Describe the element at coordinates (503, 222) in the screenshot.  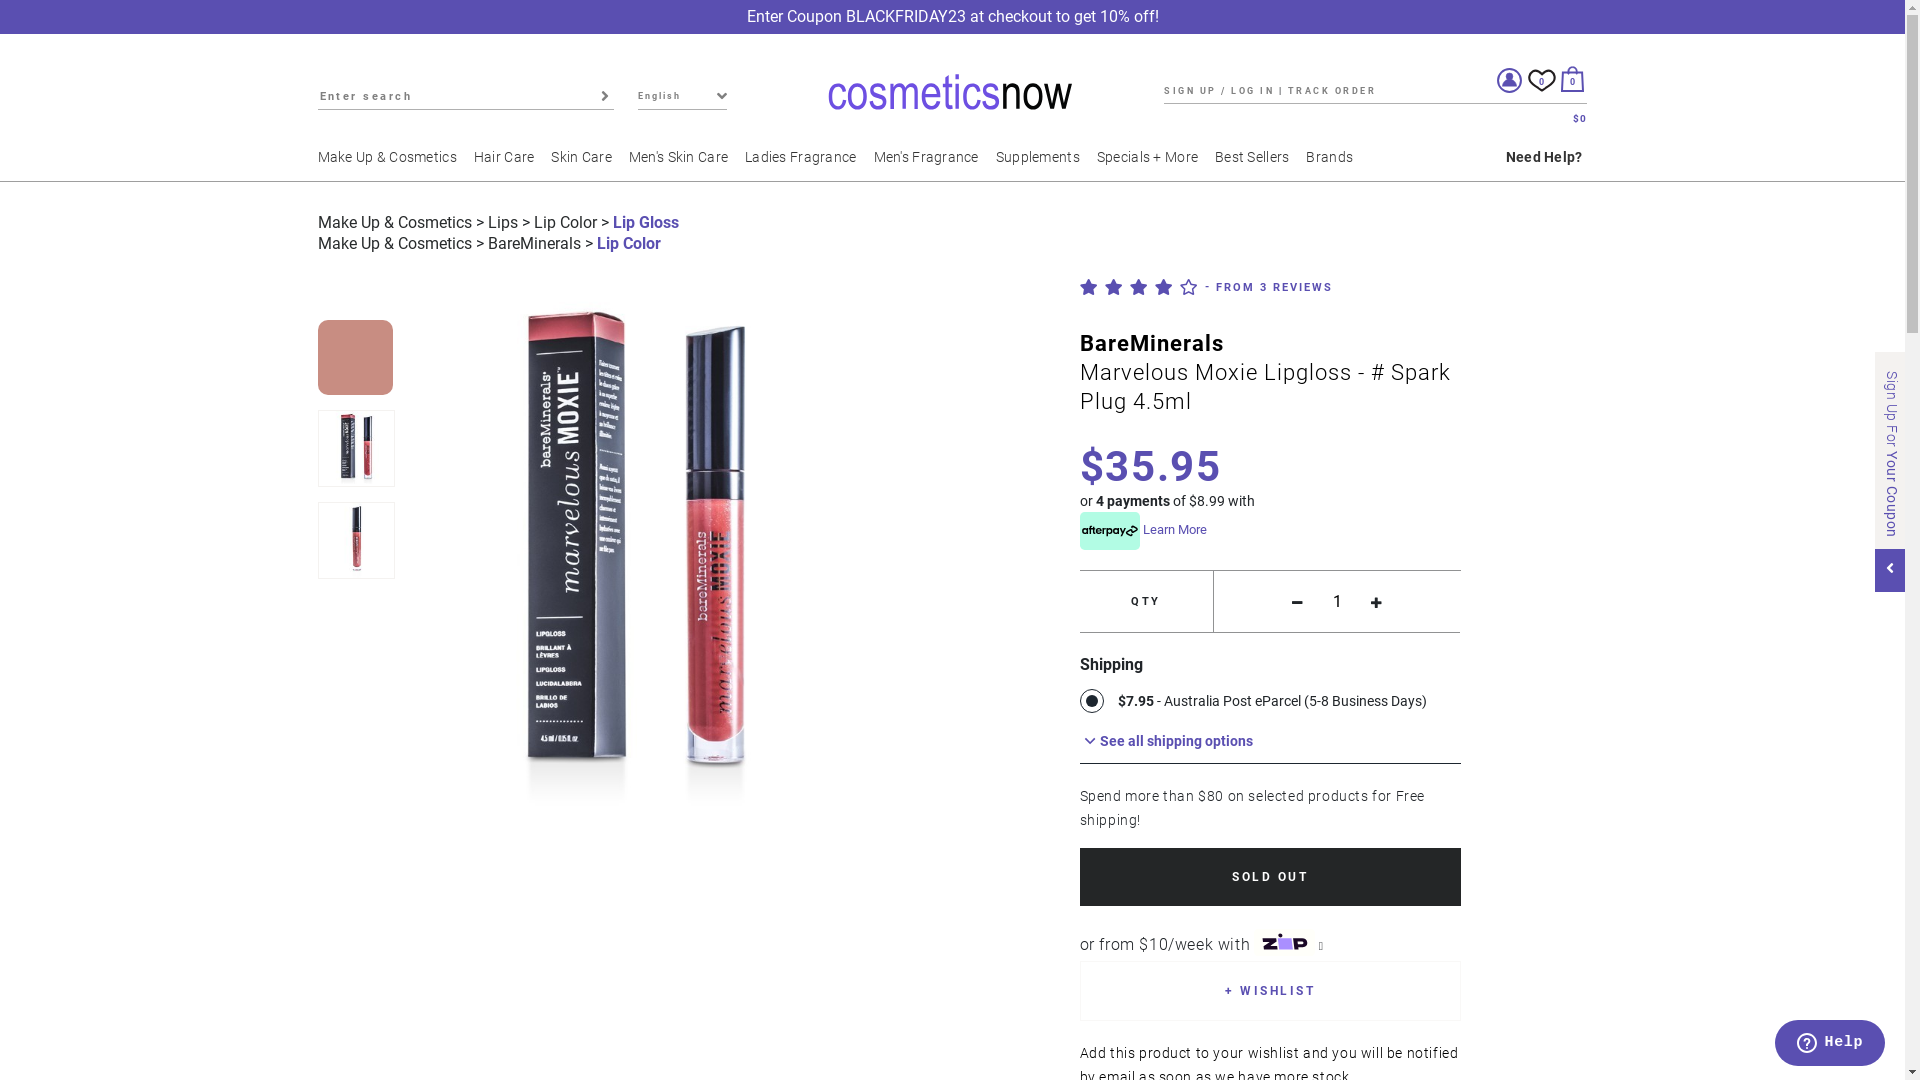
I see `'Lips'` at that location.